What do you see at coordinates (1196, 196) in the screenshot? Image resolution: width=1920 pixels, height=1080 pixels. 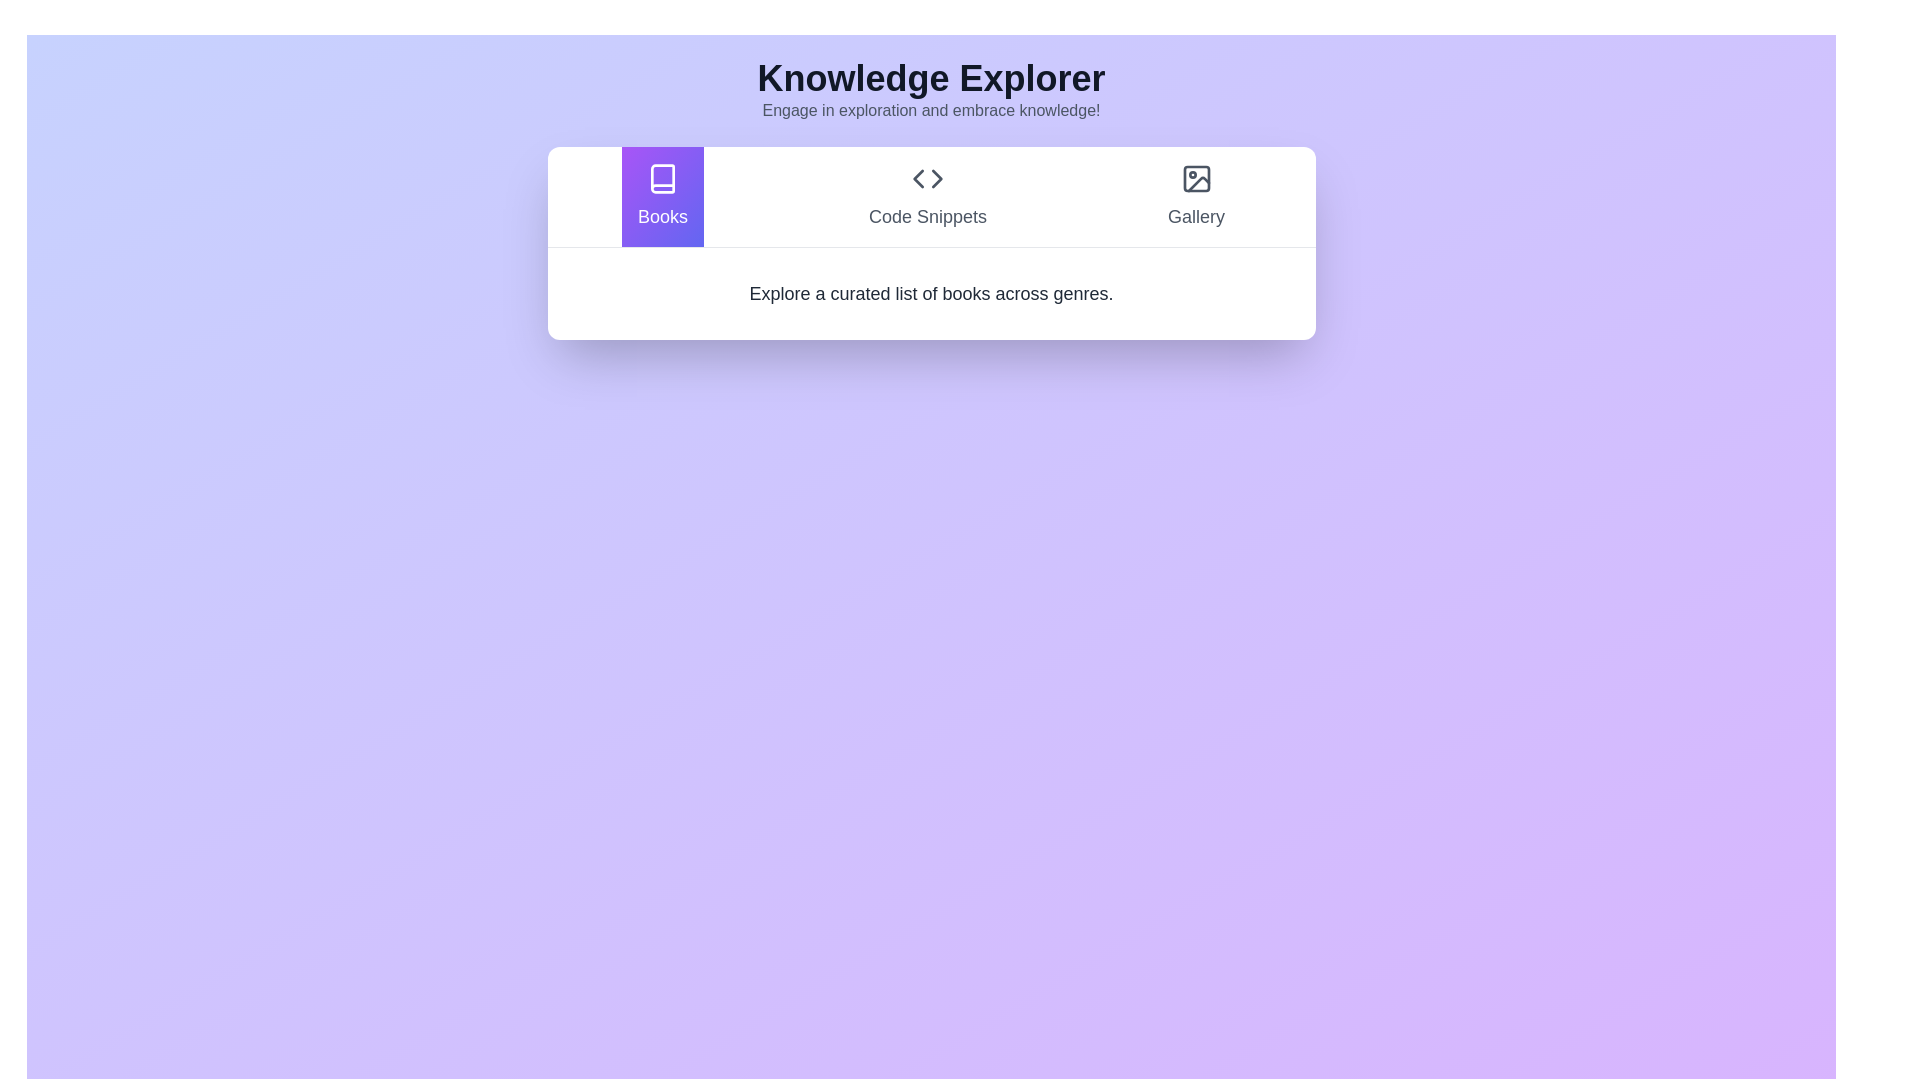 I see `the Gallery tab to switch the content` at bounding box center [1196, 196].